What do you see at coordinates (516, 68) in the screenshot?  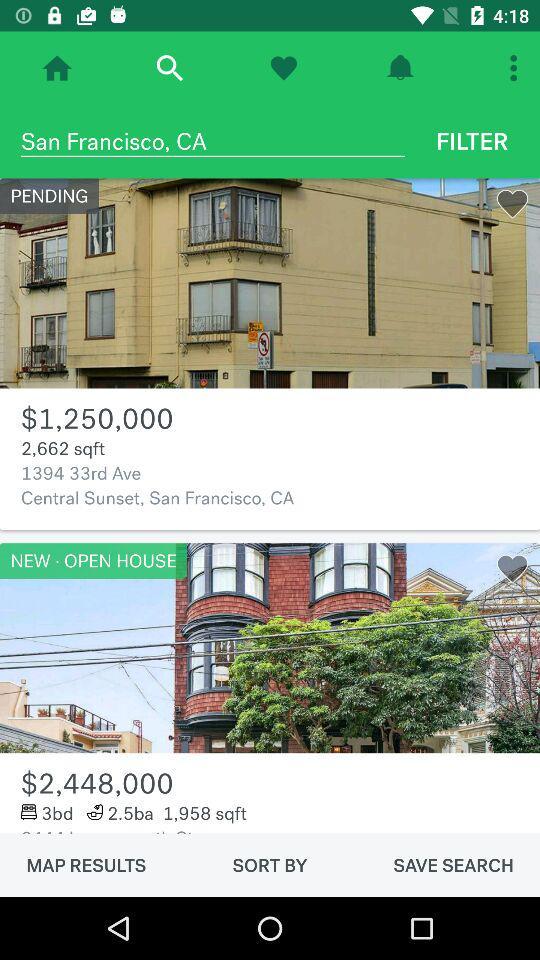 I see `the three dot button at the top right corner` at bounding box center [516, 68].